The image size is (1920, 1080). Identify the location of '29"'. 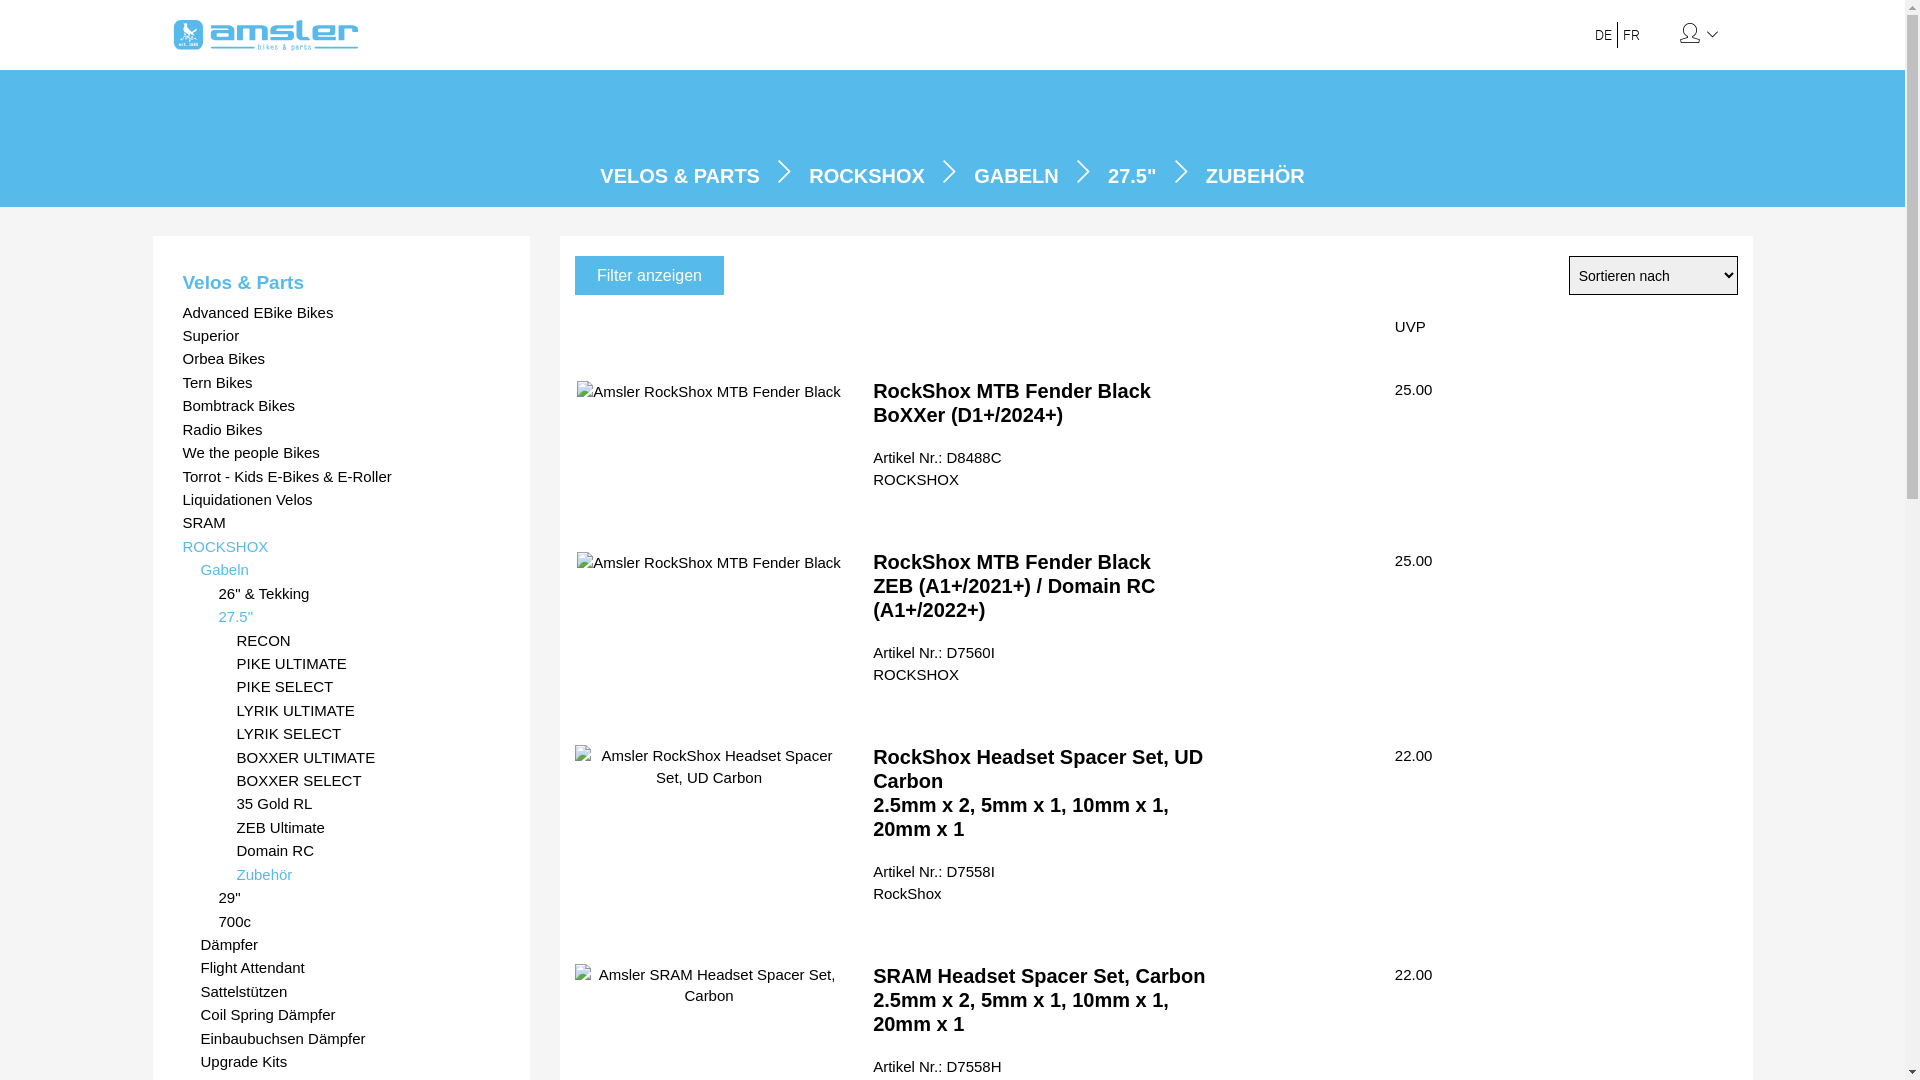
(359, 896).